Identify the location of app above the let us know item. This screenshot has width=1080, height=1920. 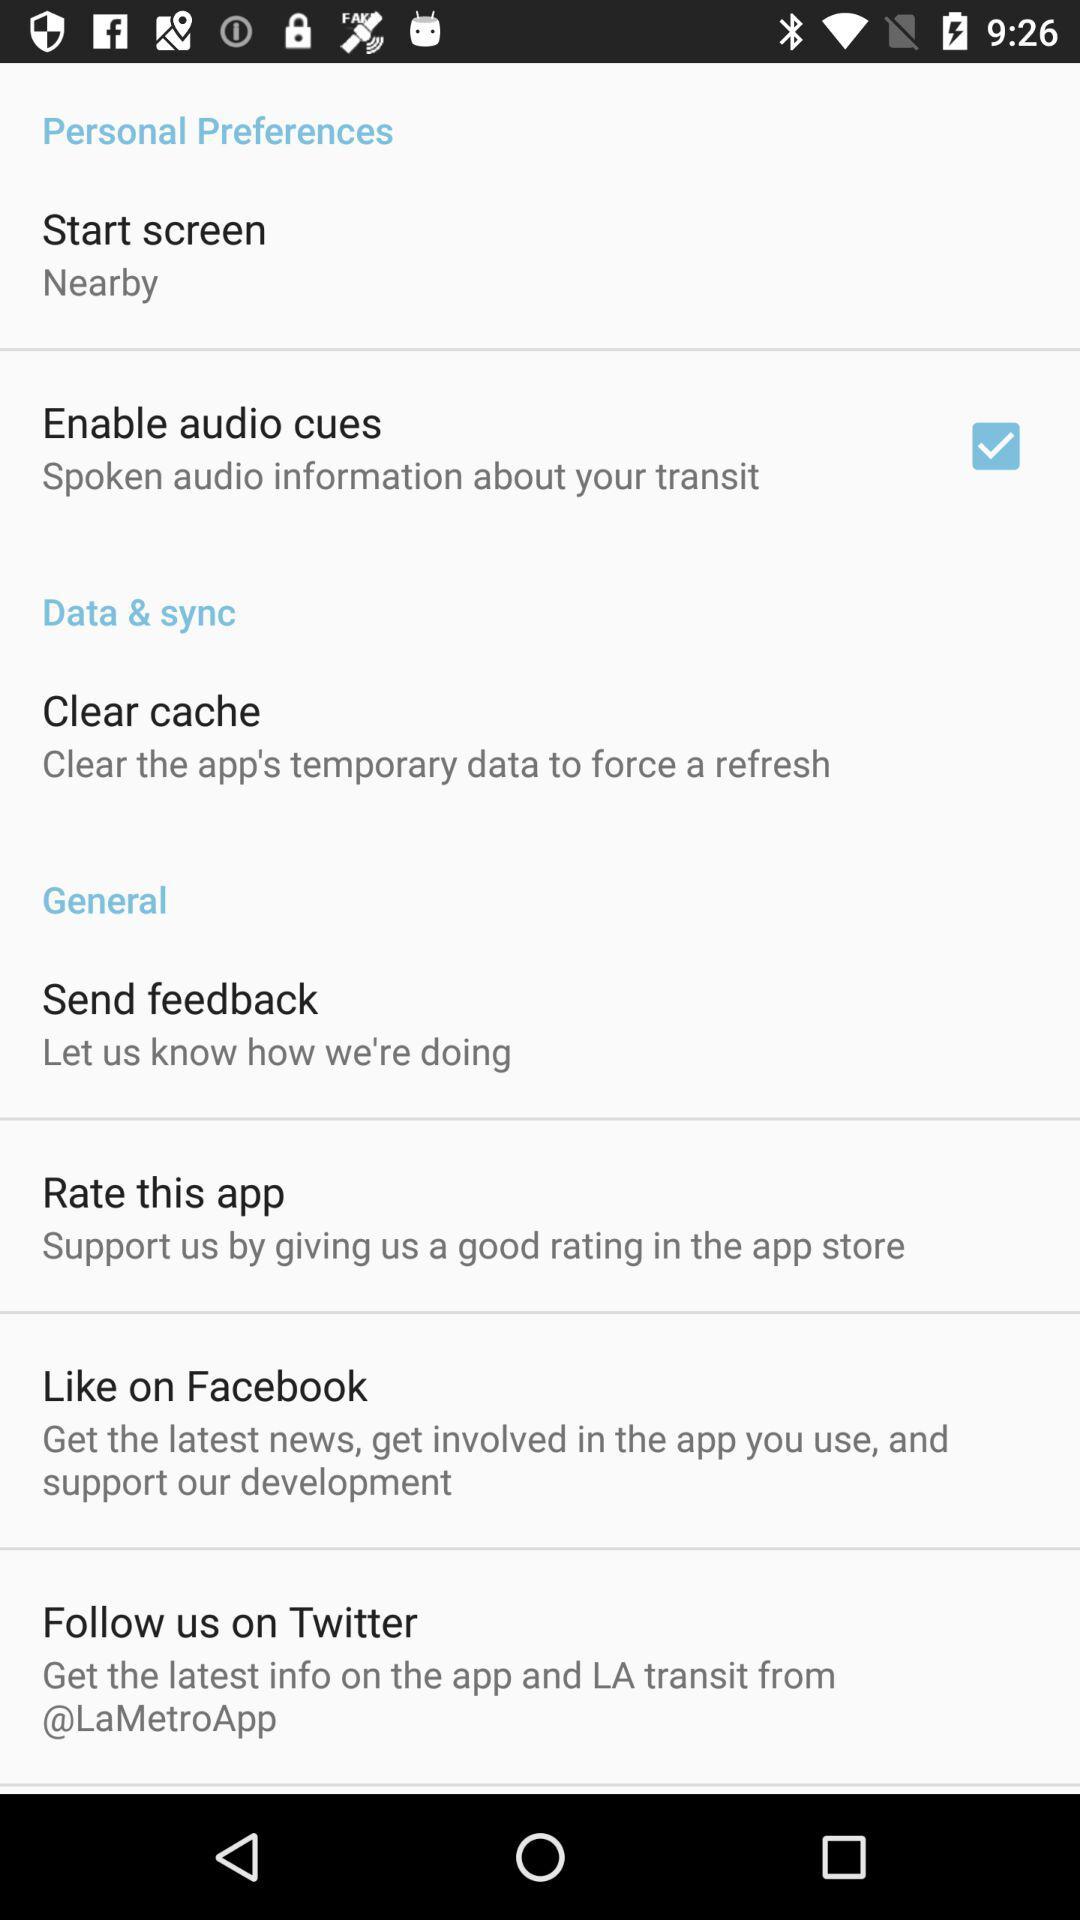
(180, 997).